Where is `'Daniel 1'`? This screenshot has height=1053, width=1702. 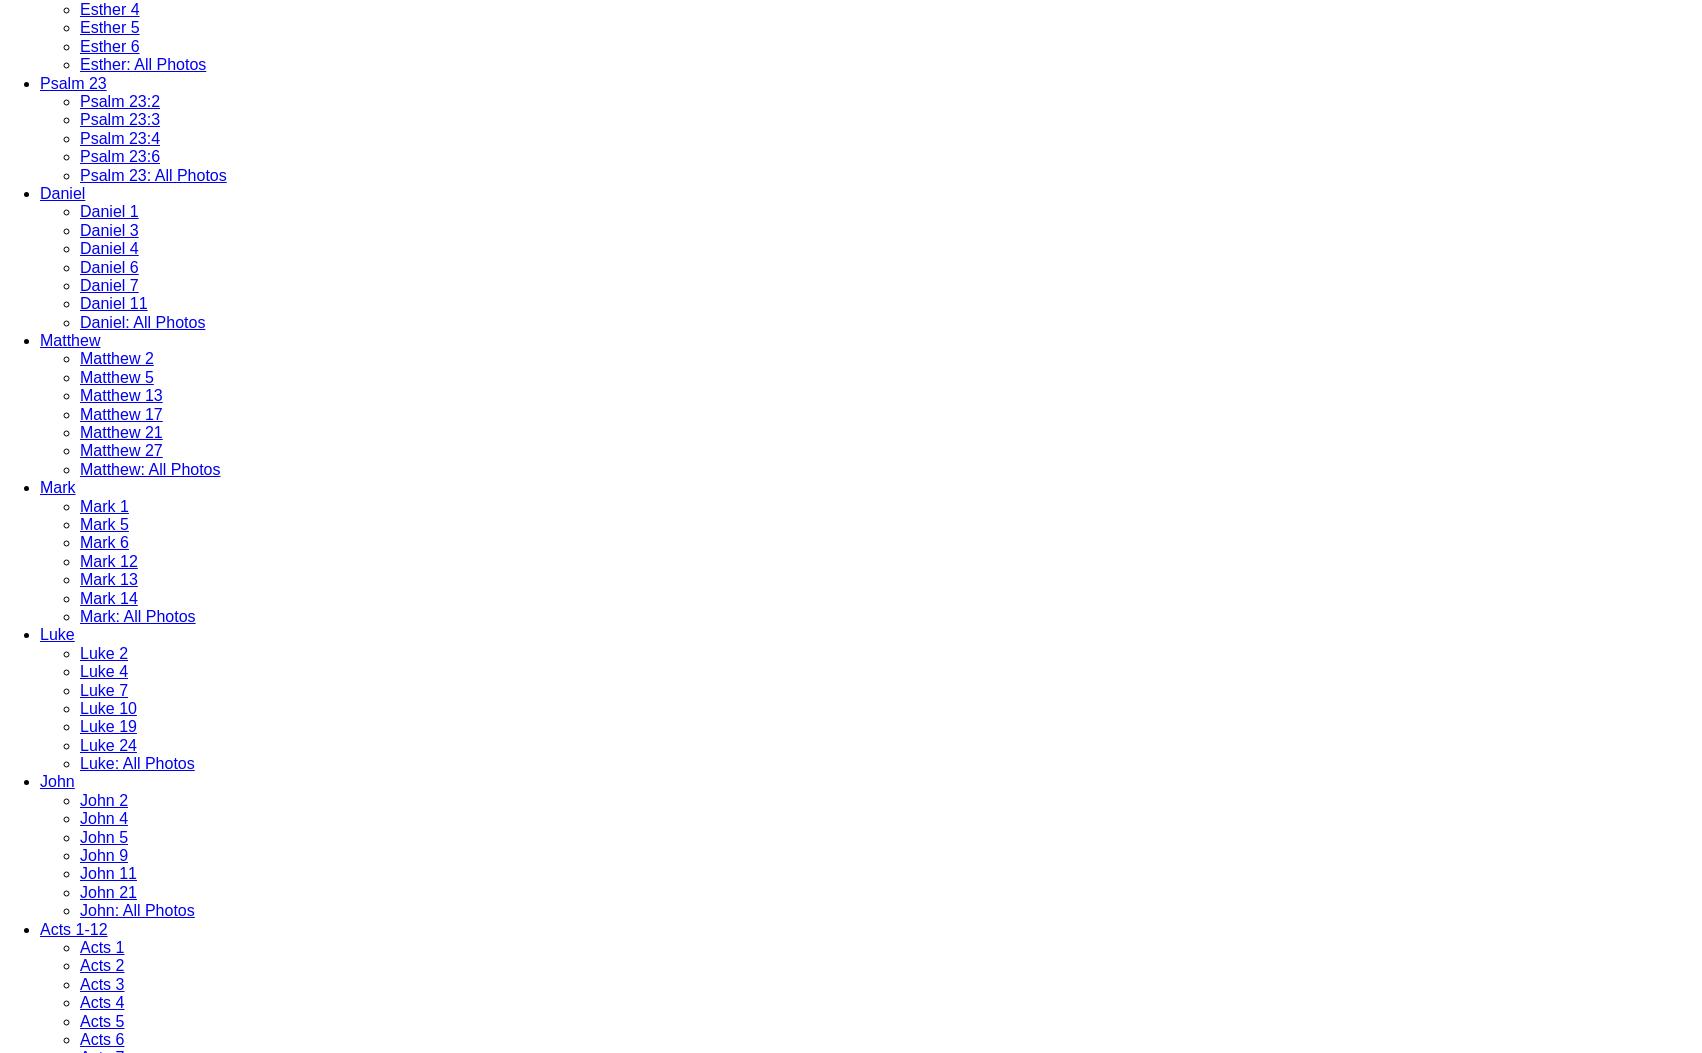
'Daniel 1' is located at coordinates (79, 211).